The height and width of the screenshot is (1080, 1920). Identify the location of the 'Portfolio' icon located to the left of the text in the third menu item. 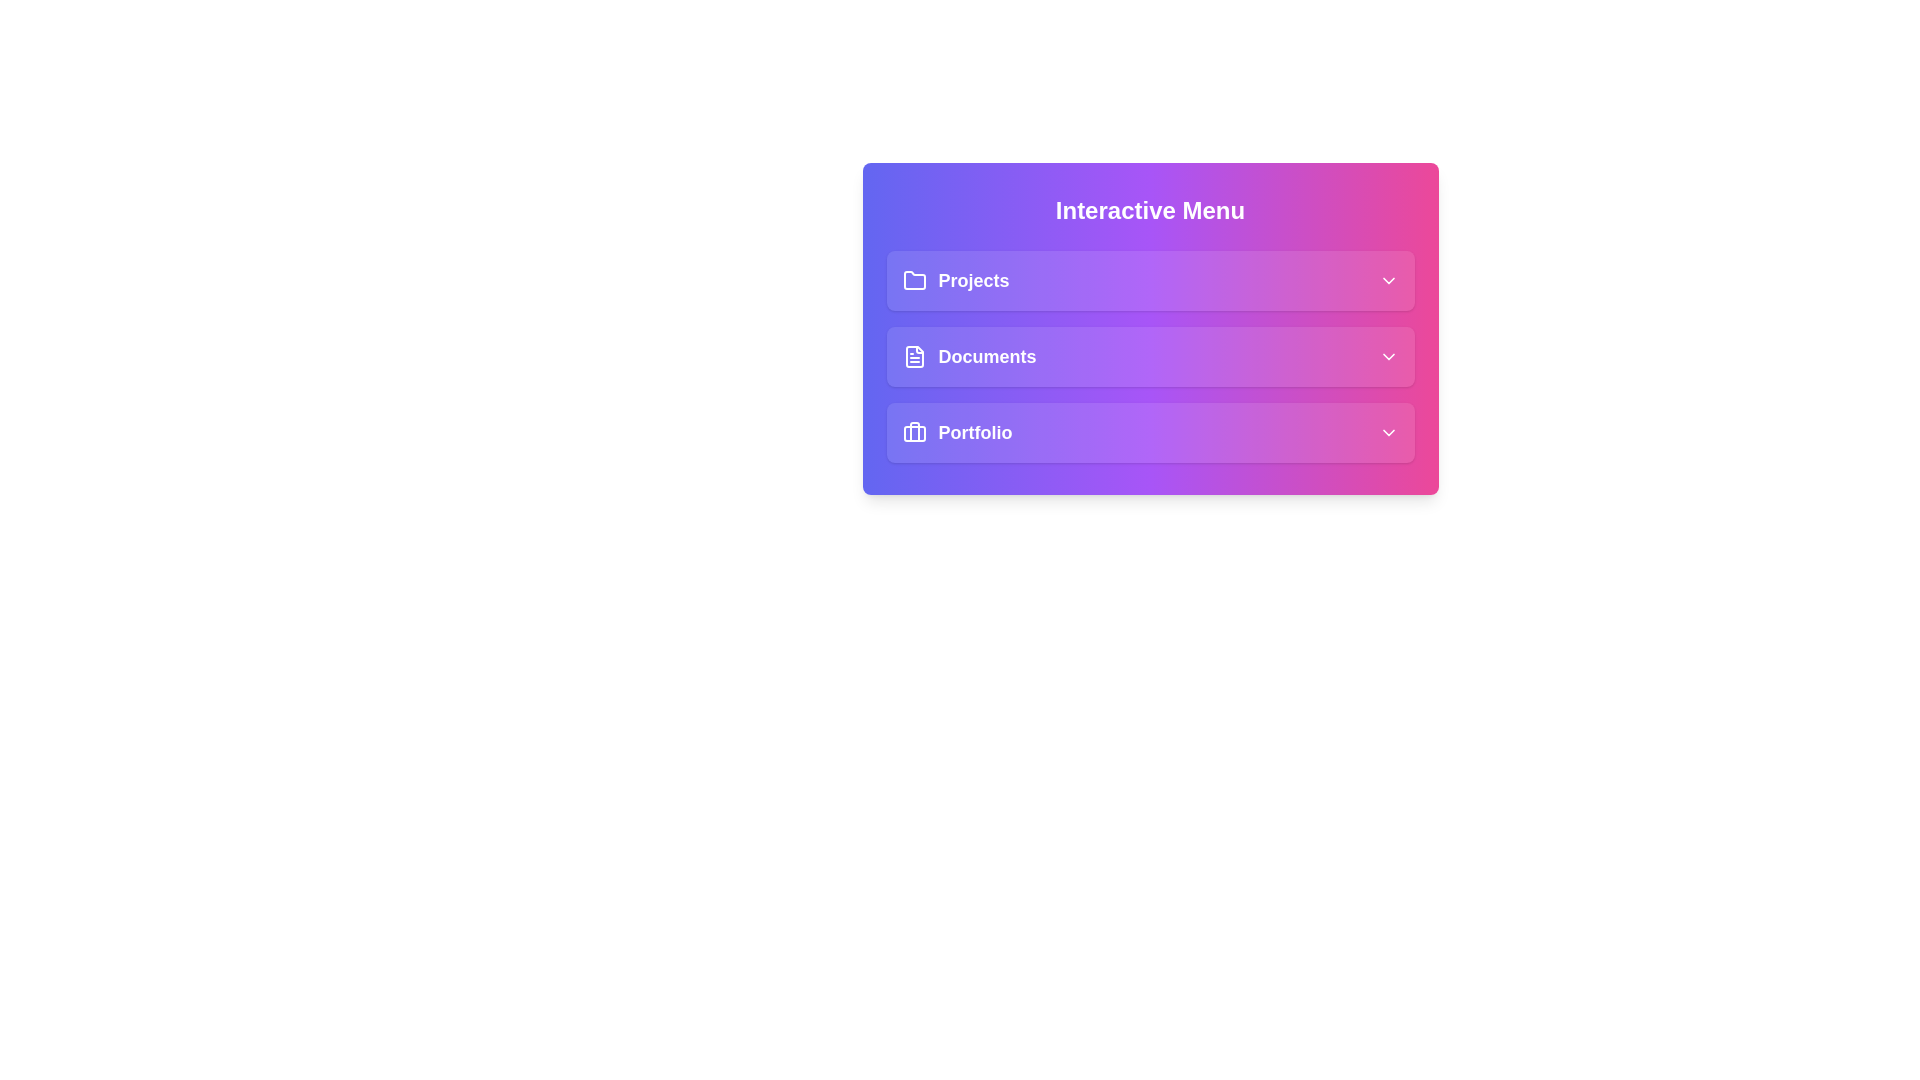
(913, 431).